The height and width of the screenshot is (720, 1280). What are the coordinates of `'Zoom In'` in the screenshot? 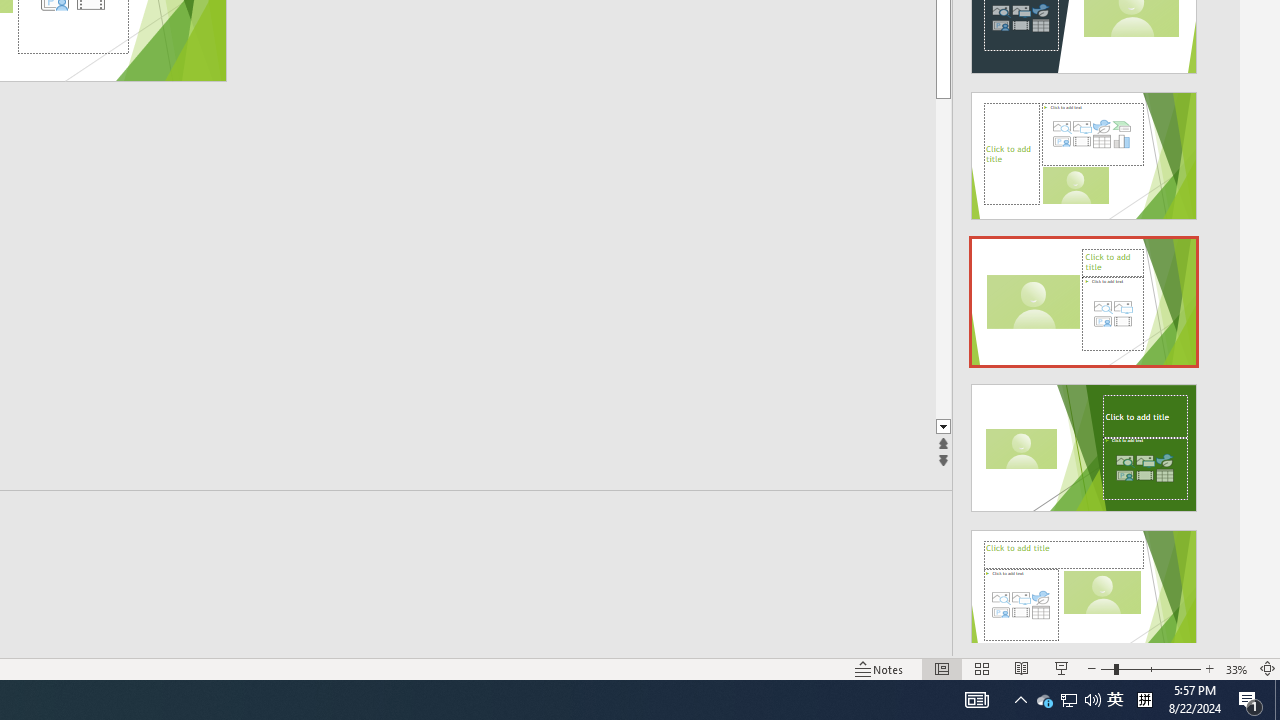 It's located at (1208, 669).